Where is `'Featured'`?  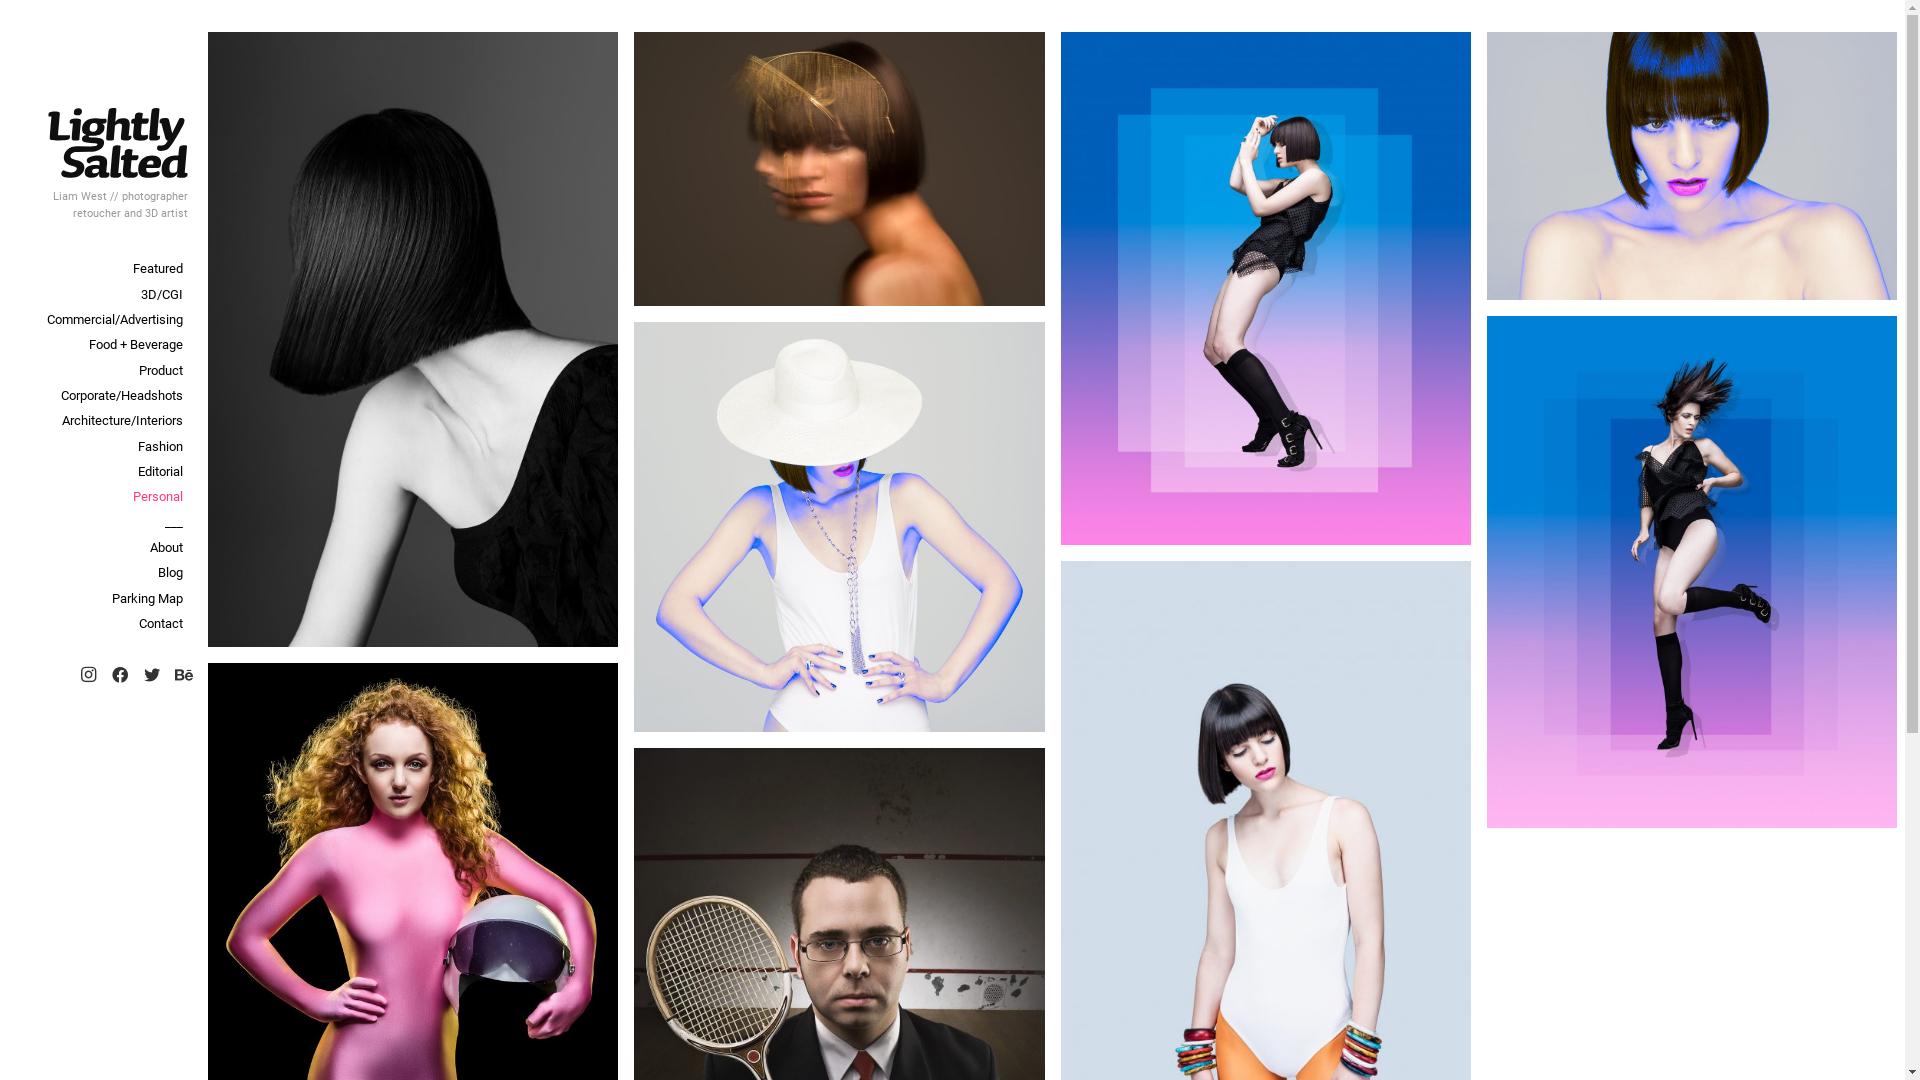
'Featured' is located at coordinates (99, 267).